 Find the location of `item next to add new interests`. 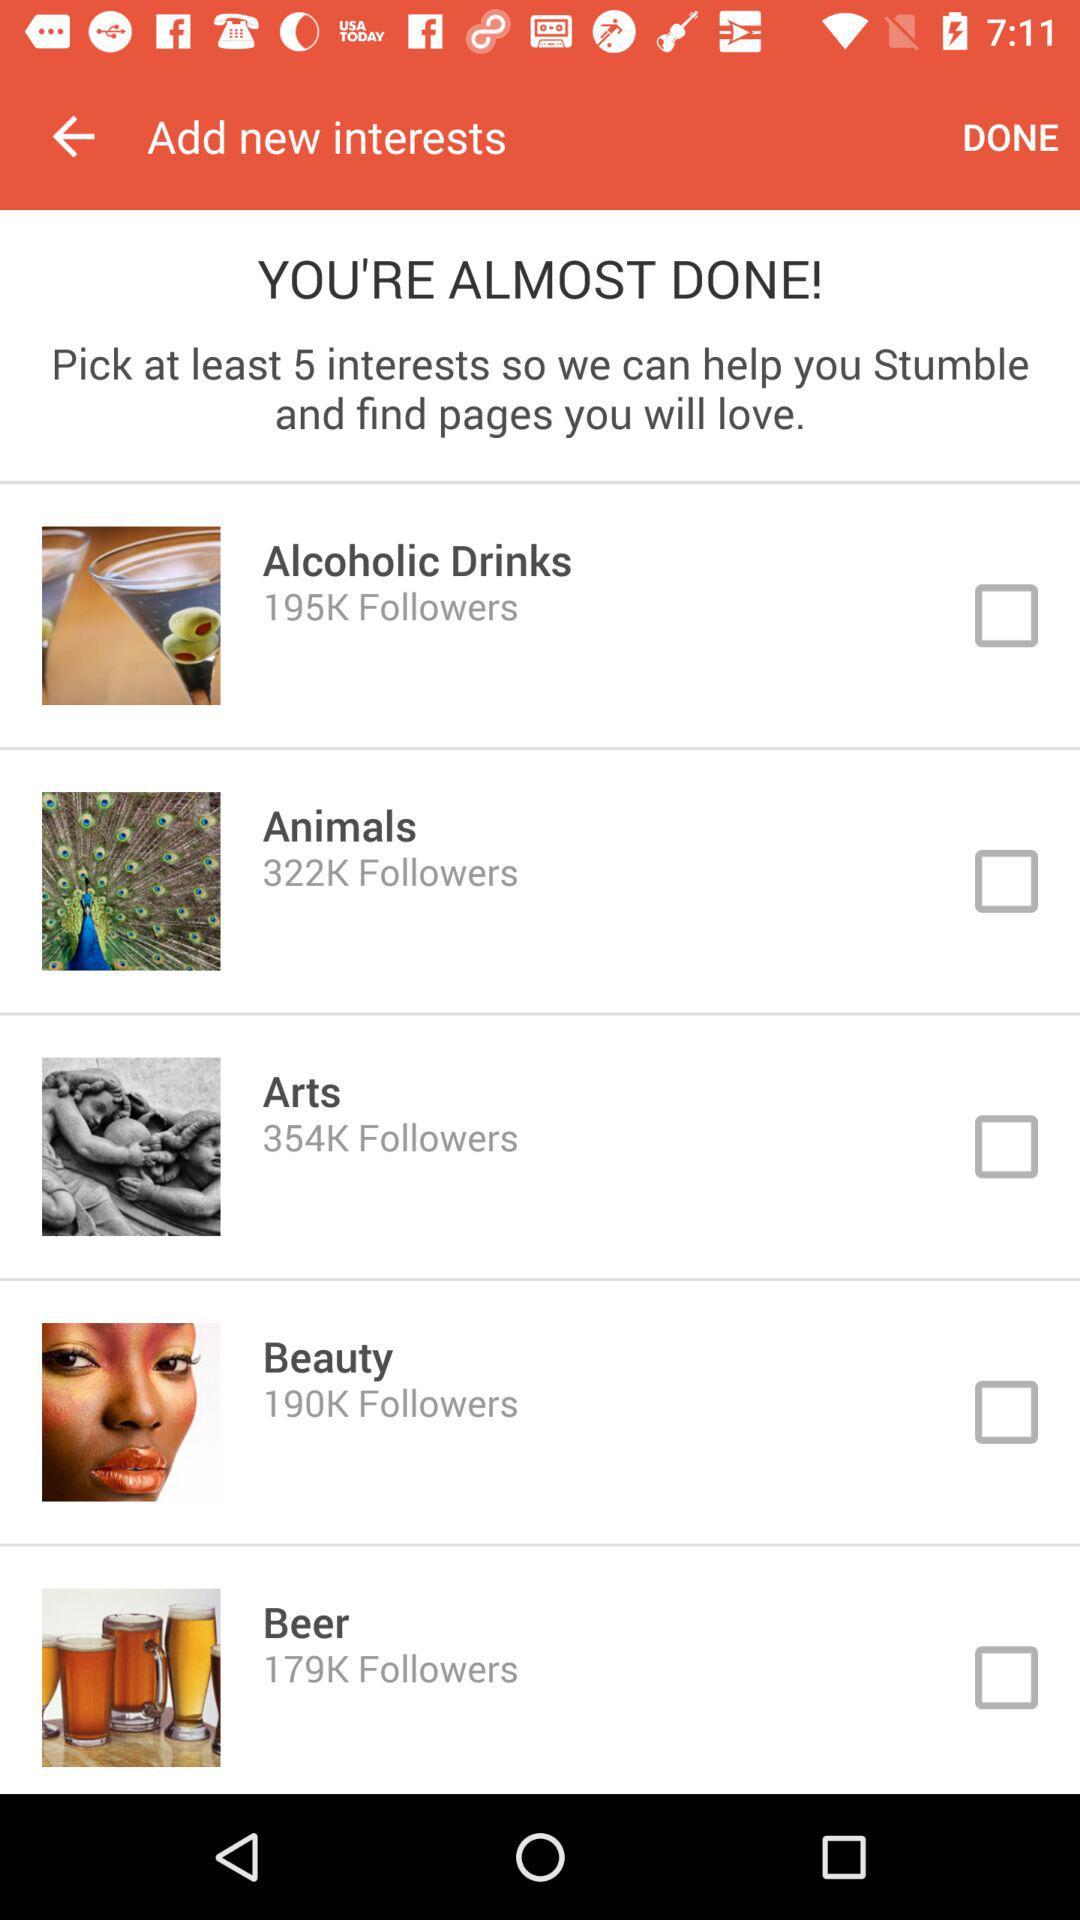

item next to add new interests is located at coordinates (72, 135).